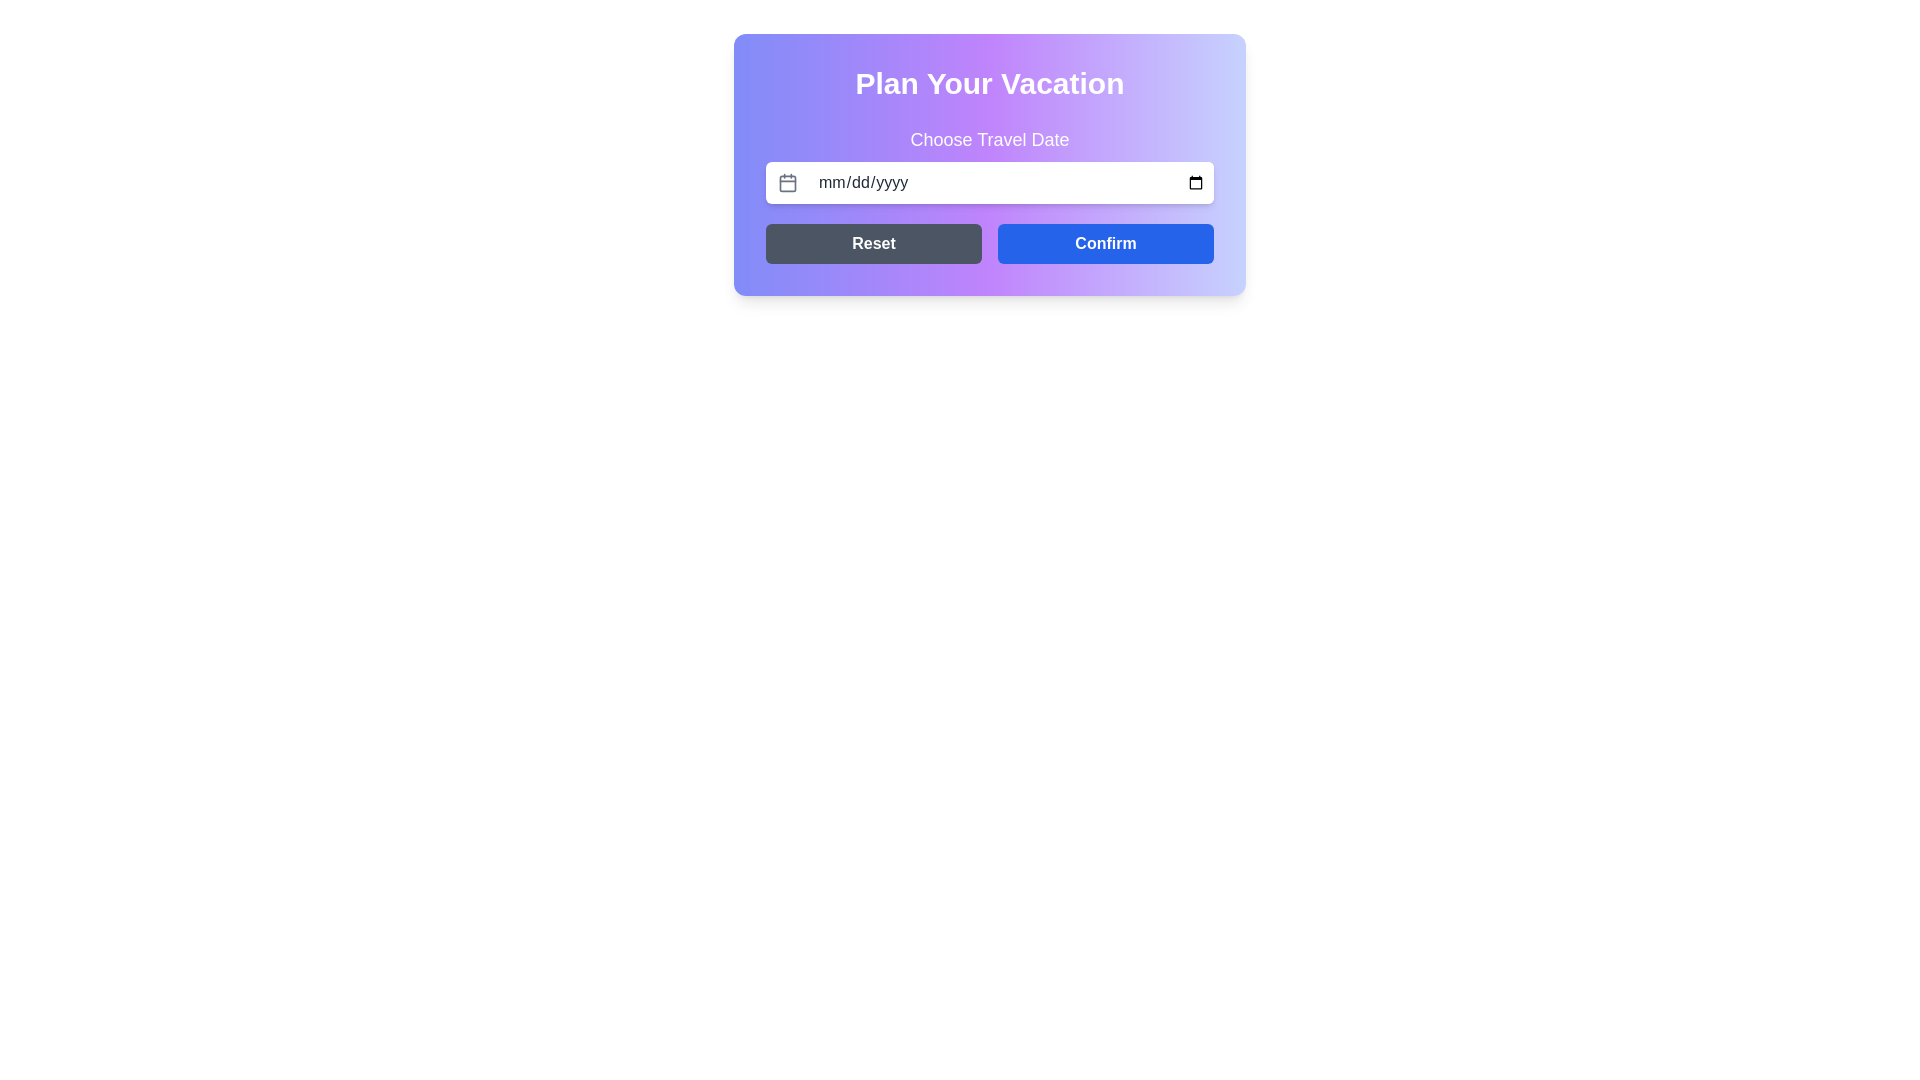 Image resolution: width=1920 pixels, height=1080 pixels. I want to click on the Static Text Label displaying 'Choose Travel Date', which is located at the top of the travel date selection form, so click(989, 138).